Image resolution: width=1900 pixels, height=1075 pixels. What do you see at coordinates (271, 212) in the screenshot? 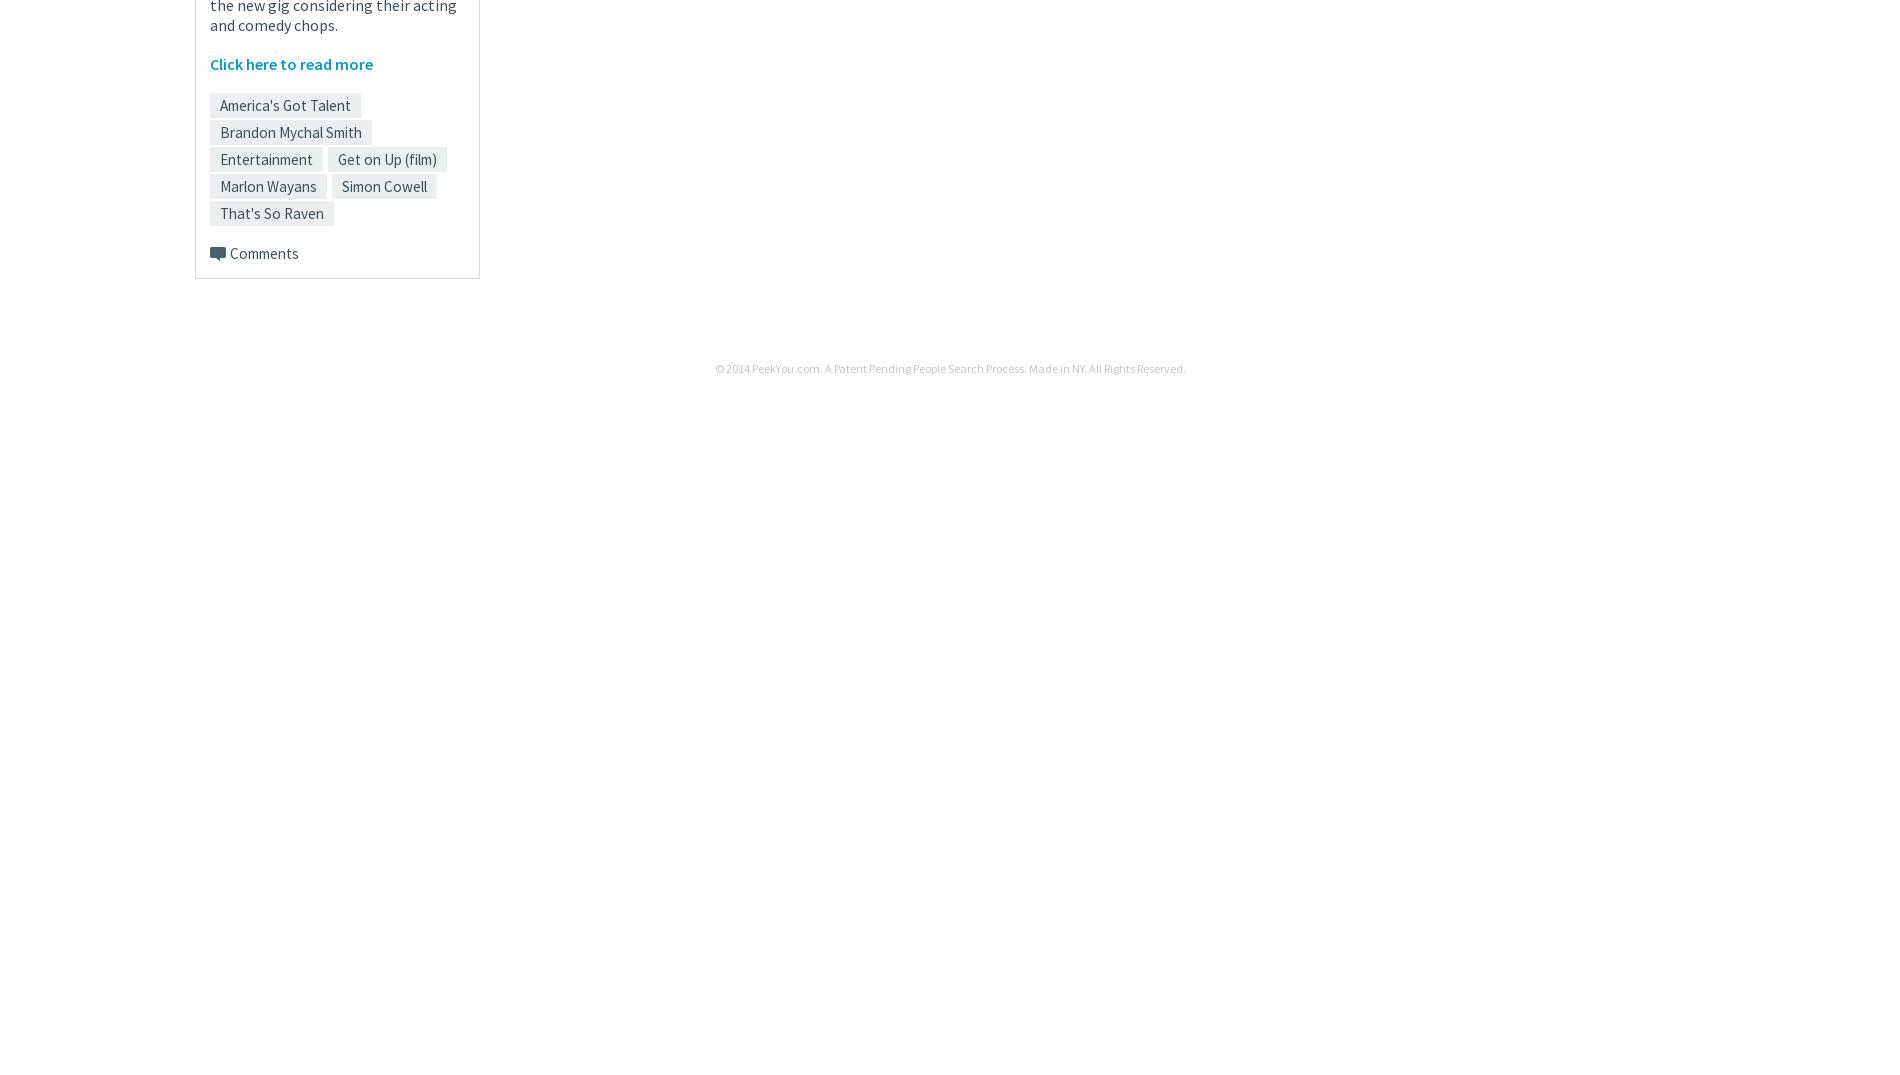
I see `'That's So Raven'` at bounding box center [271, 212].